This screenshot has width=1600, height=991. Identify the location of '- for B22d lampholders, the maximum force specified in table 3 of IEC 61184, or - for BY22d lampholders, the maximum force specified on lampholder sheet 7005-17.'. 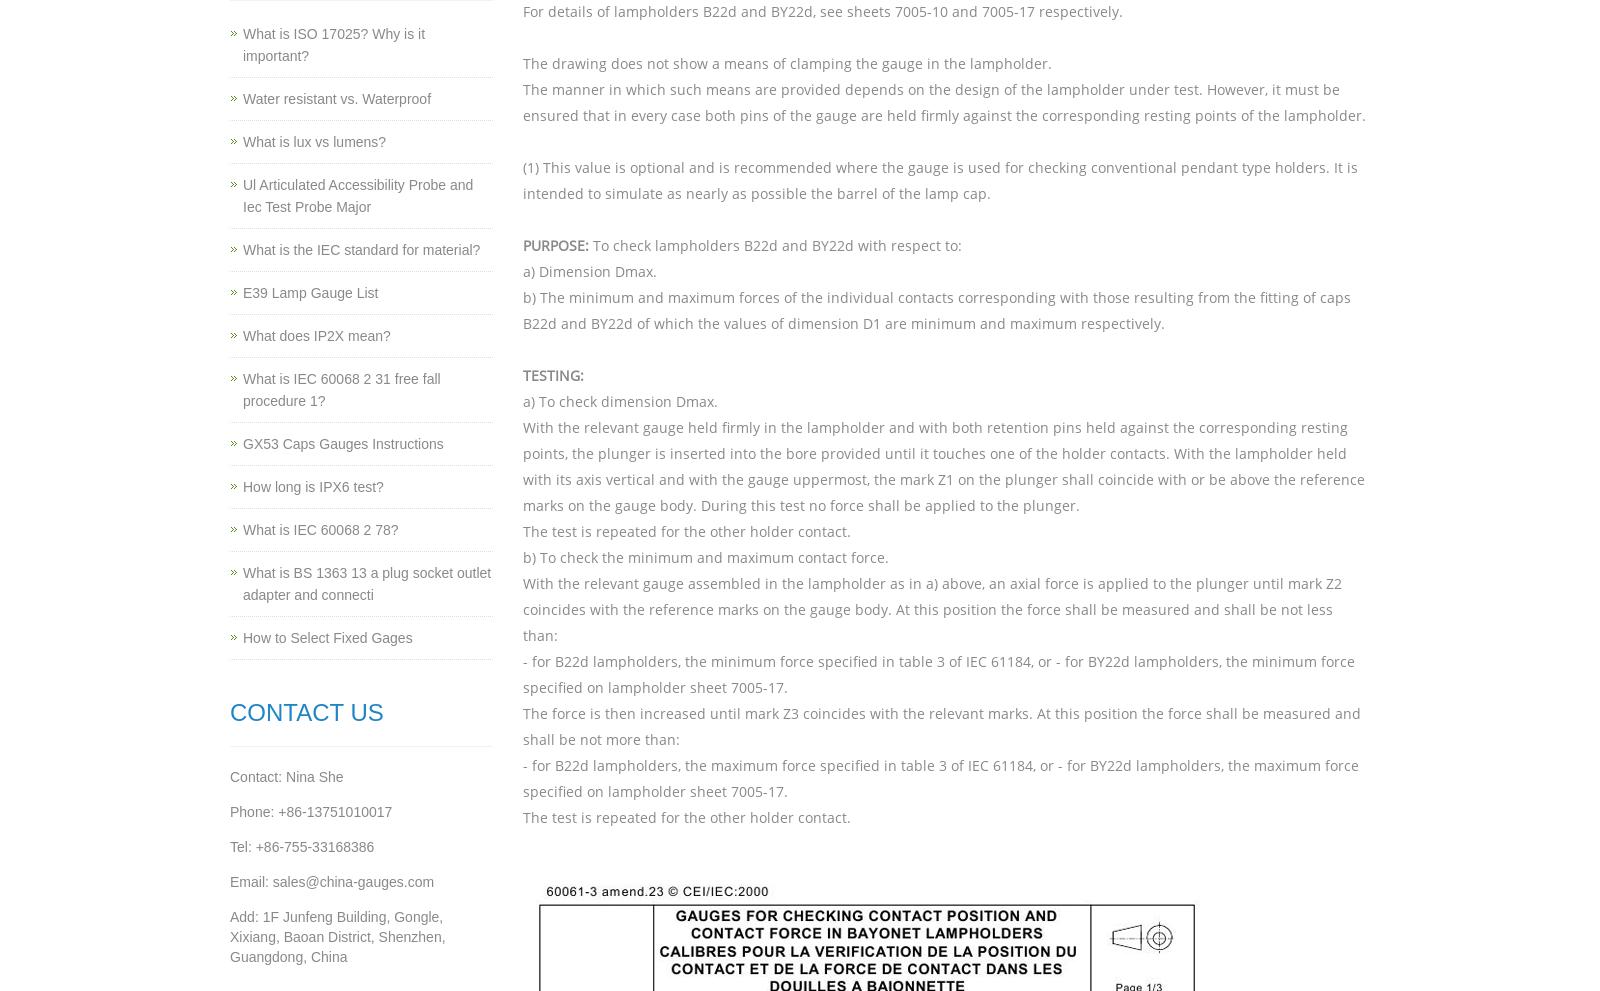
(939, 778).